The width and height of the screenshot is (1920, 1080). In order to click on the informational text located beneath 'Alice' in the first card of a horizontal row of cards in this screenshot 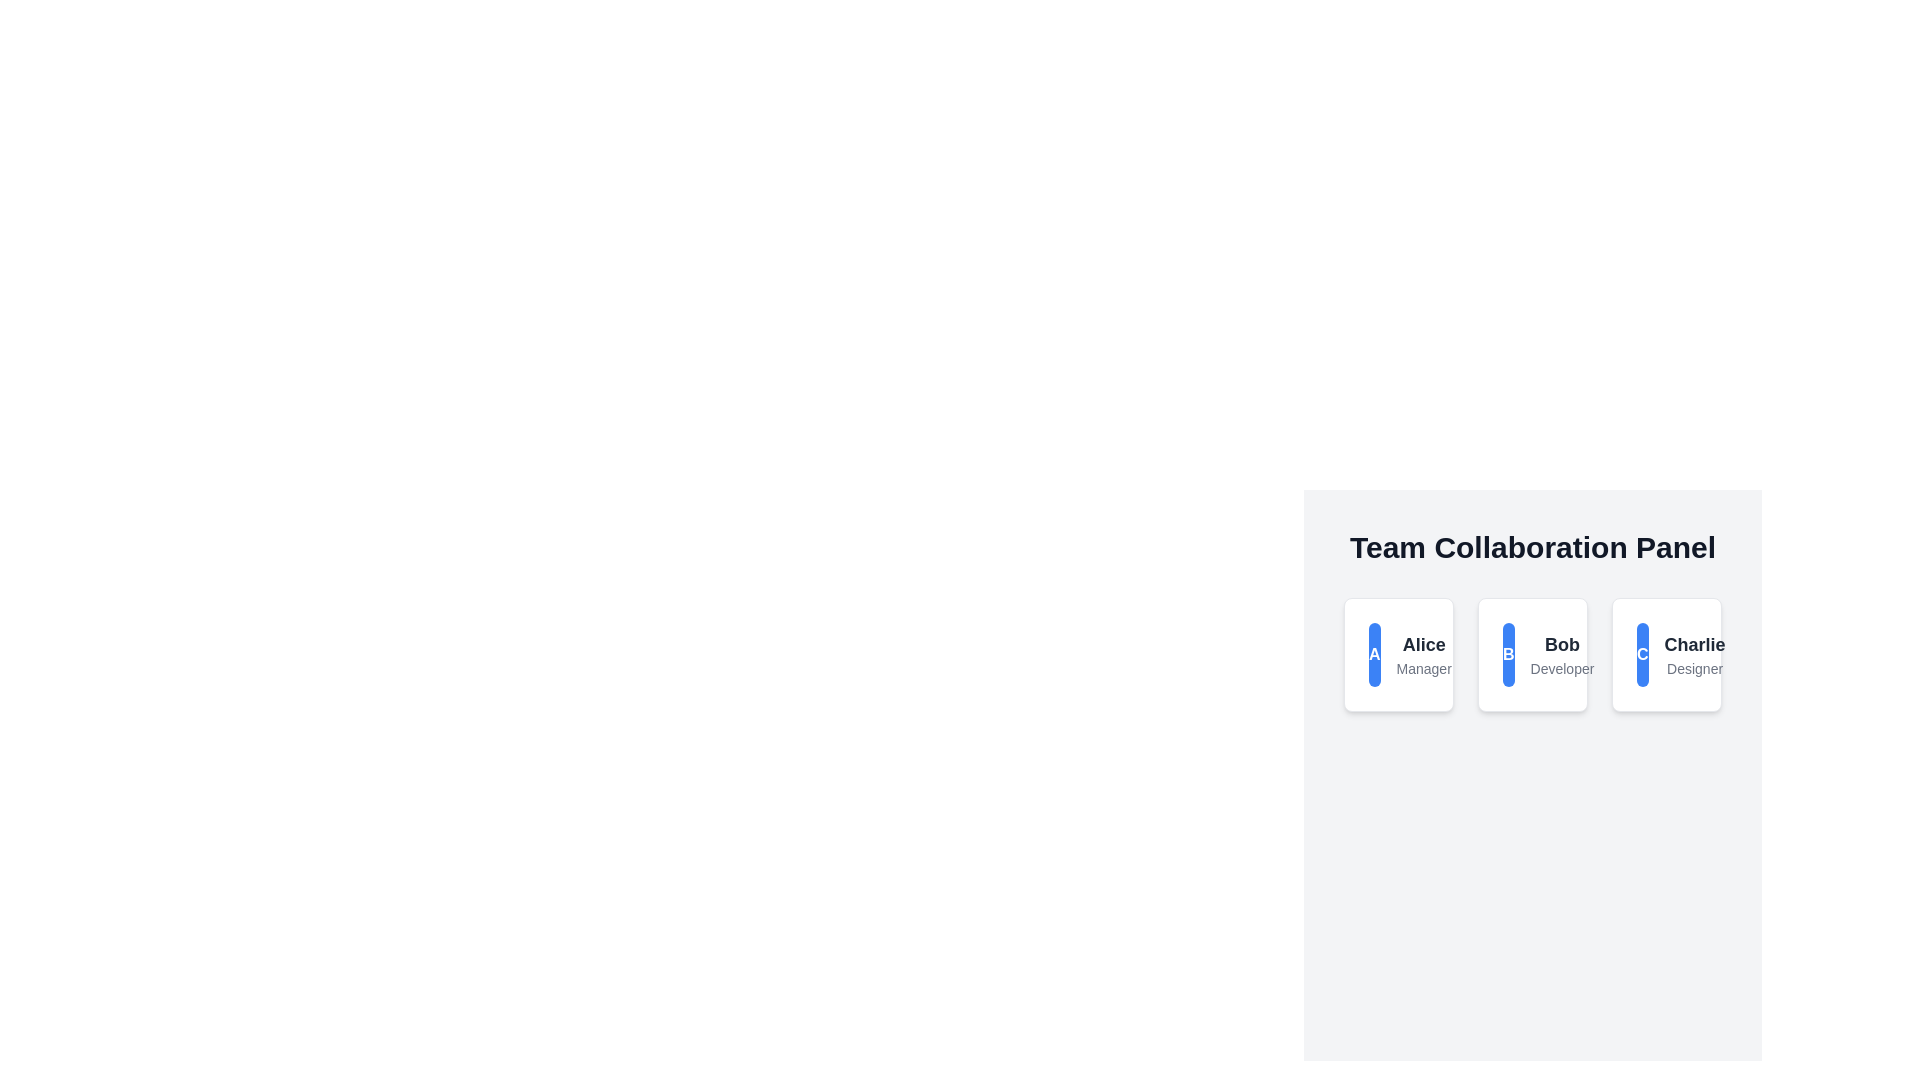, I will do `click(1423, 668)`.